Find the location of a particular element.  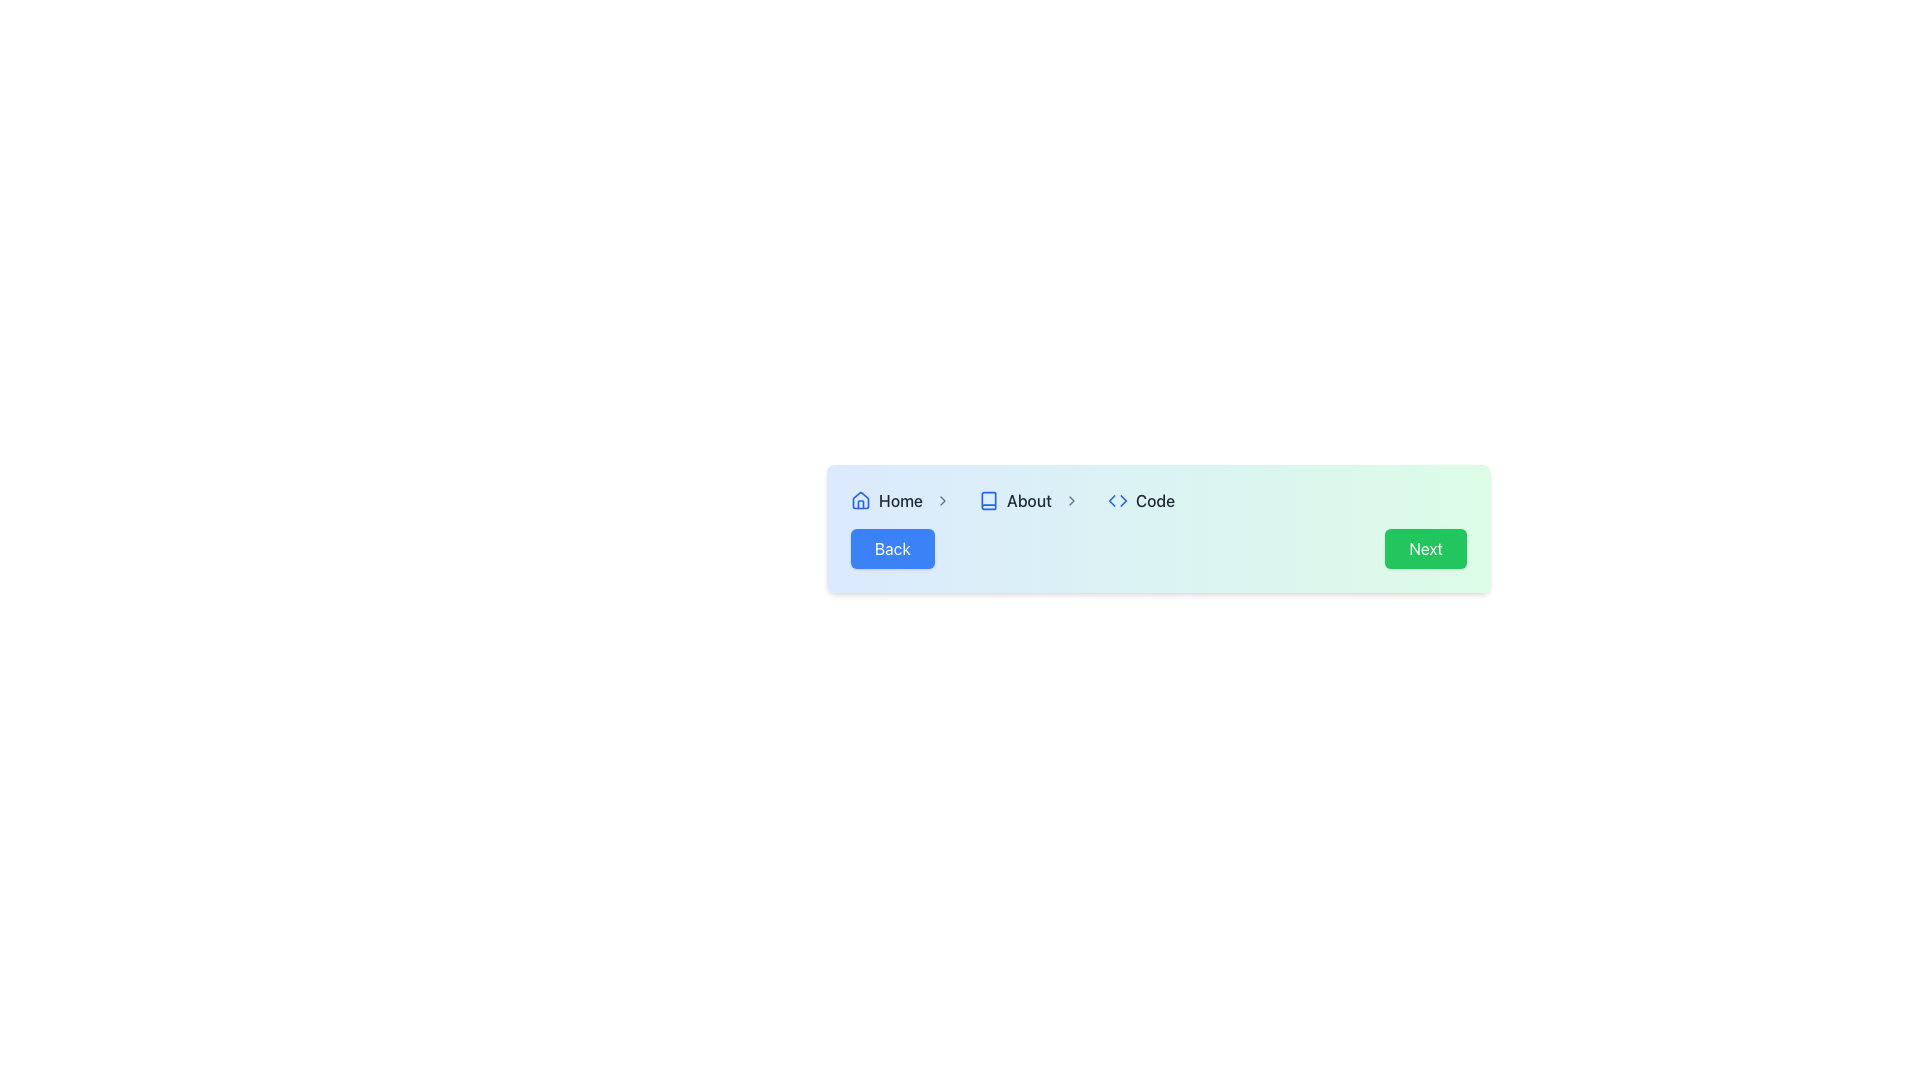

the blue book icon located in the breadcrumb navigation bar, which is positioned to the left of the 'About' text is located at coordinates (988, 500).